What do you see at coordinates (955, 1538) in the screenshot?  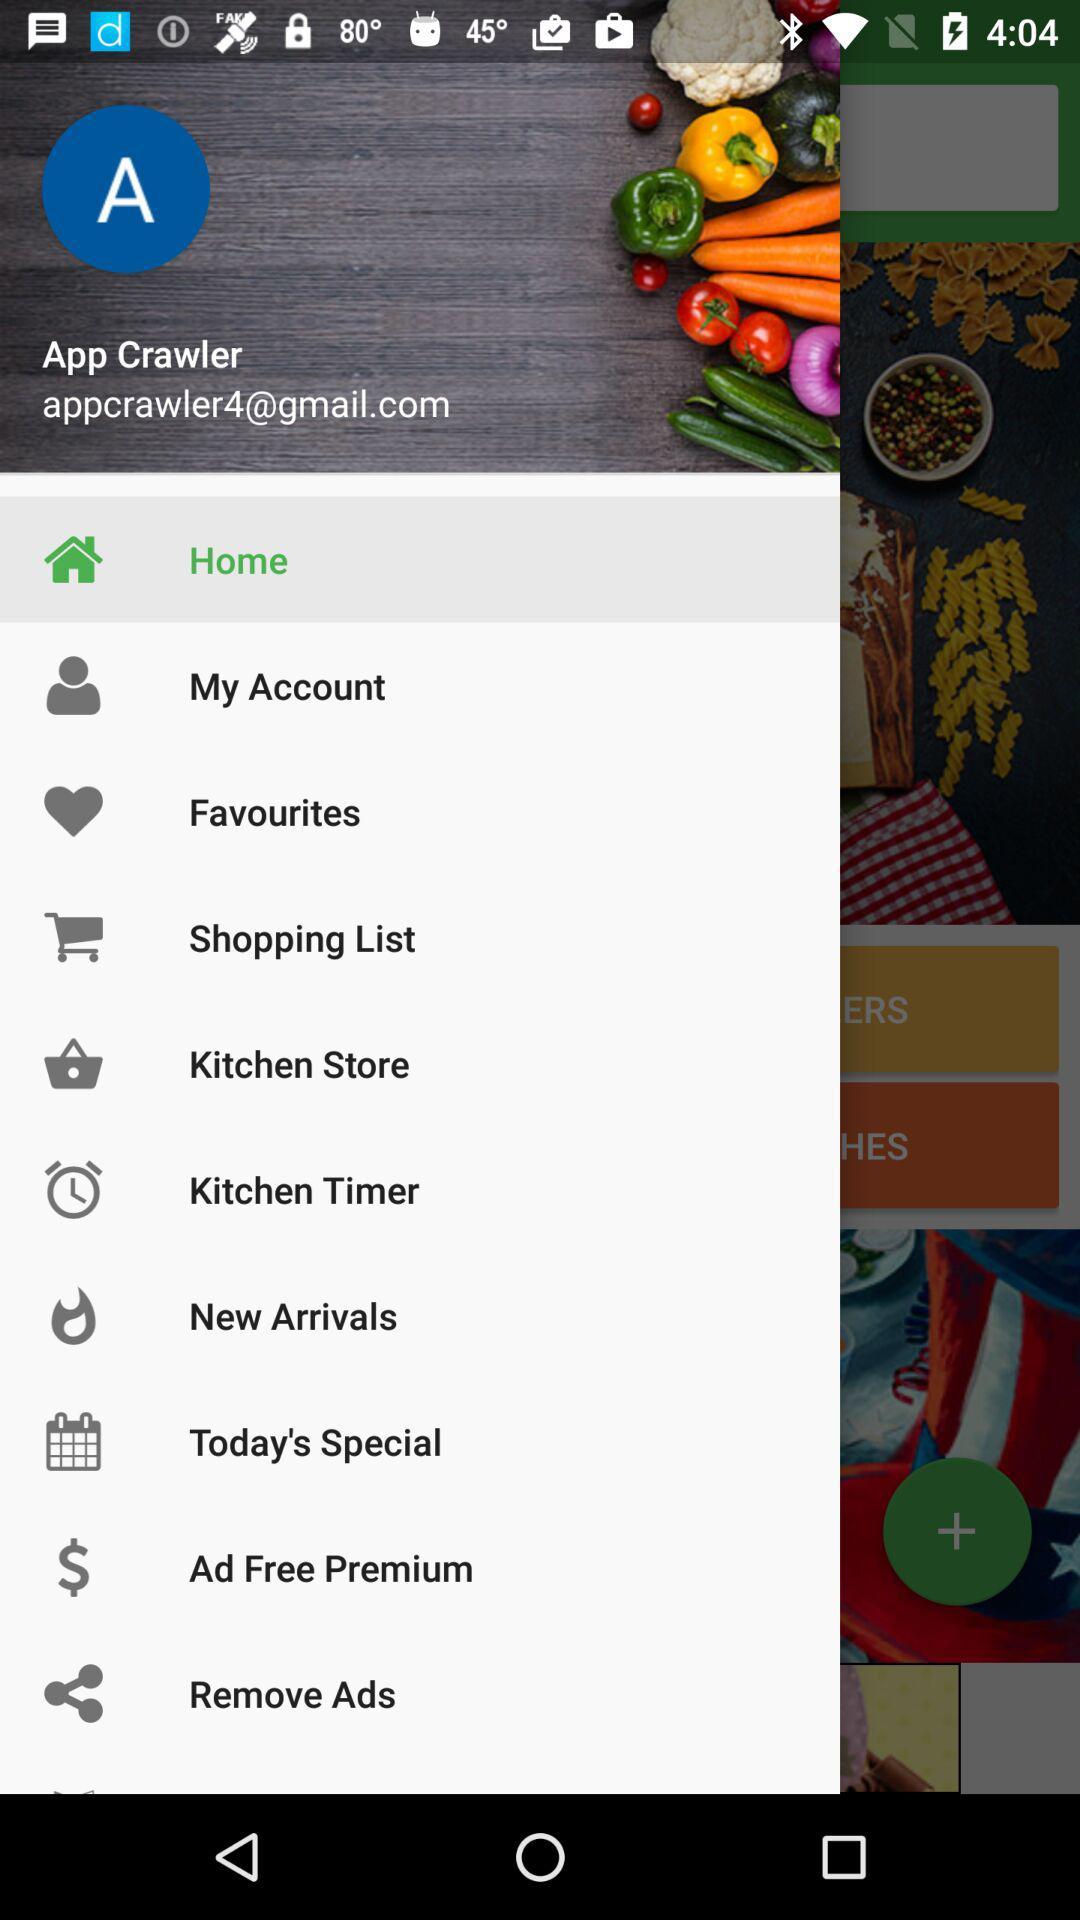 I see `the add icon` at bounding box center [955, 1538].